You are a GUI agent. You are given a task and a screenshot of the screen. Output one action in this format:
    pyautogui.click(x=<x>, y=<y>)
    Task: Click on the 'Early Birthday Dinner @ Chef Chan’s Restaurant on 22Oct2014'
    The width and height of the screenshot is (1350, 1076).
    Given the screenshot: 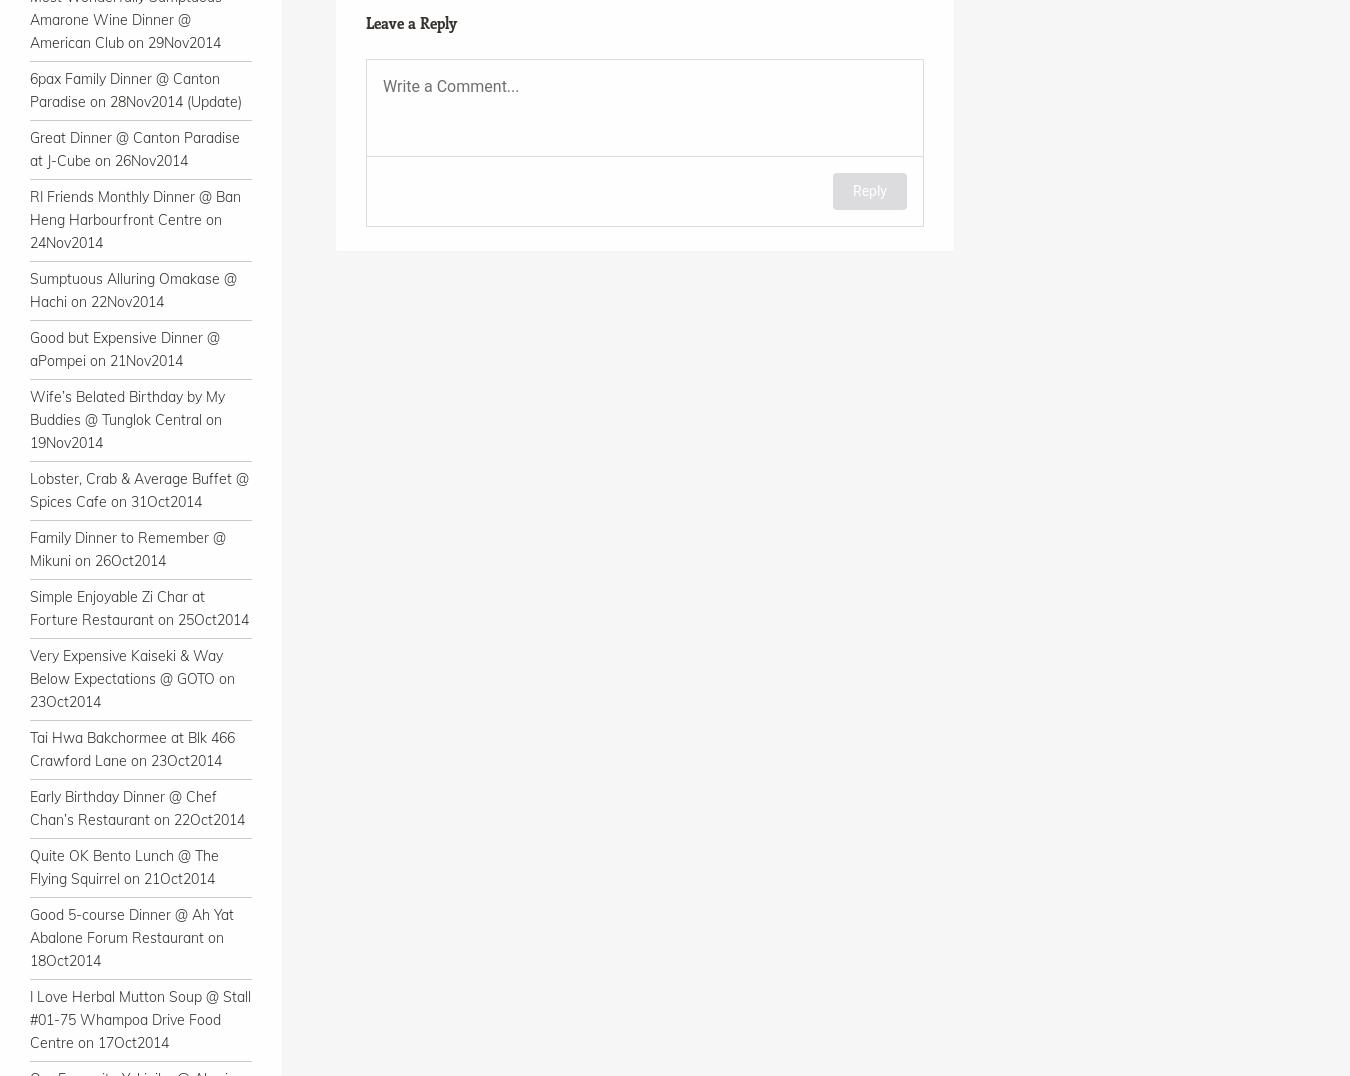 What is the action you would take?
    pyautogui.click(x=137, y=807)
    